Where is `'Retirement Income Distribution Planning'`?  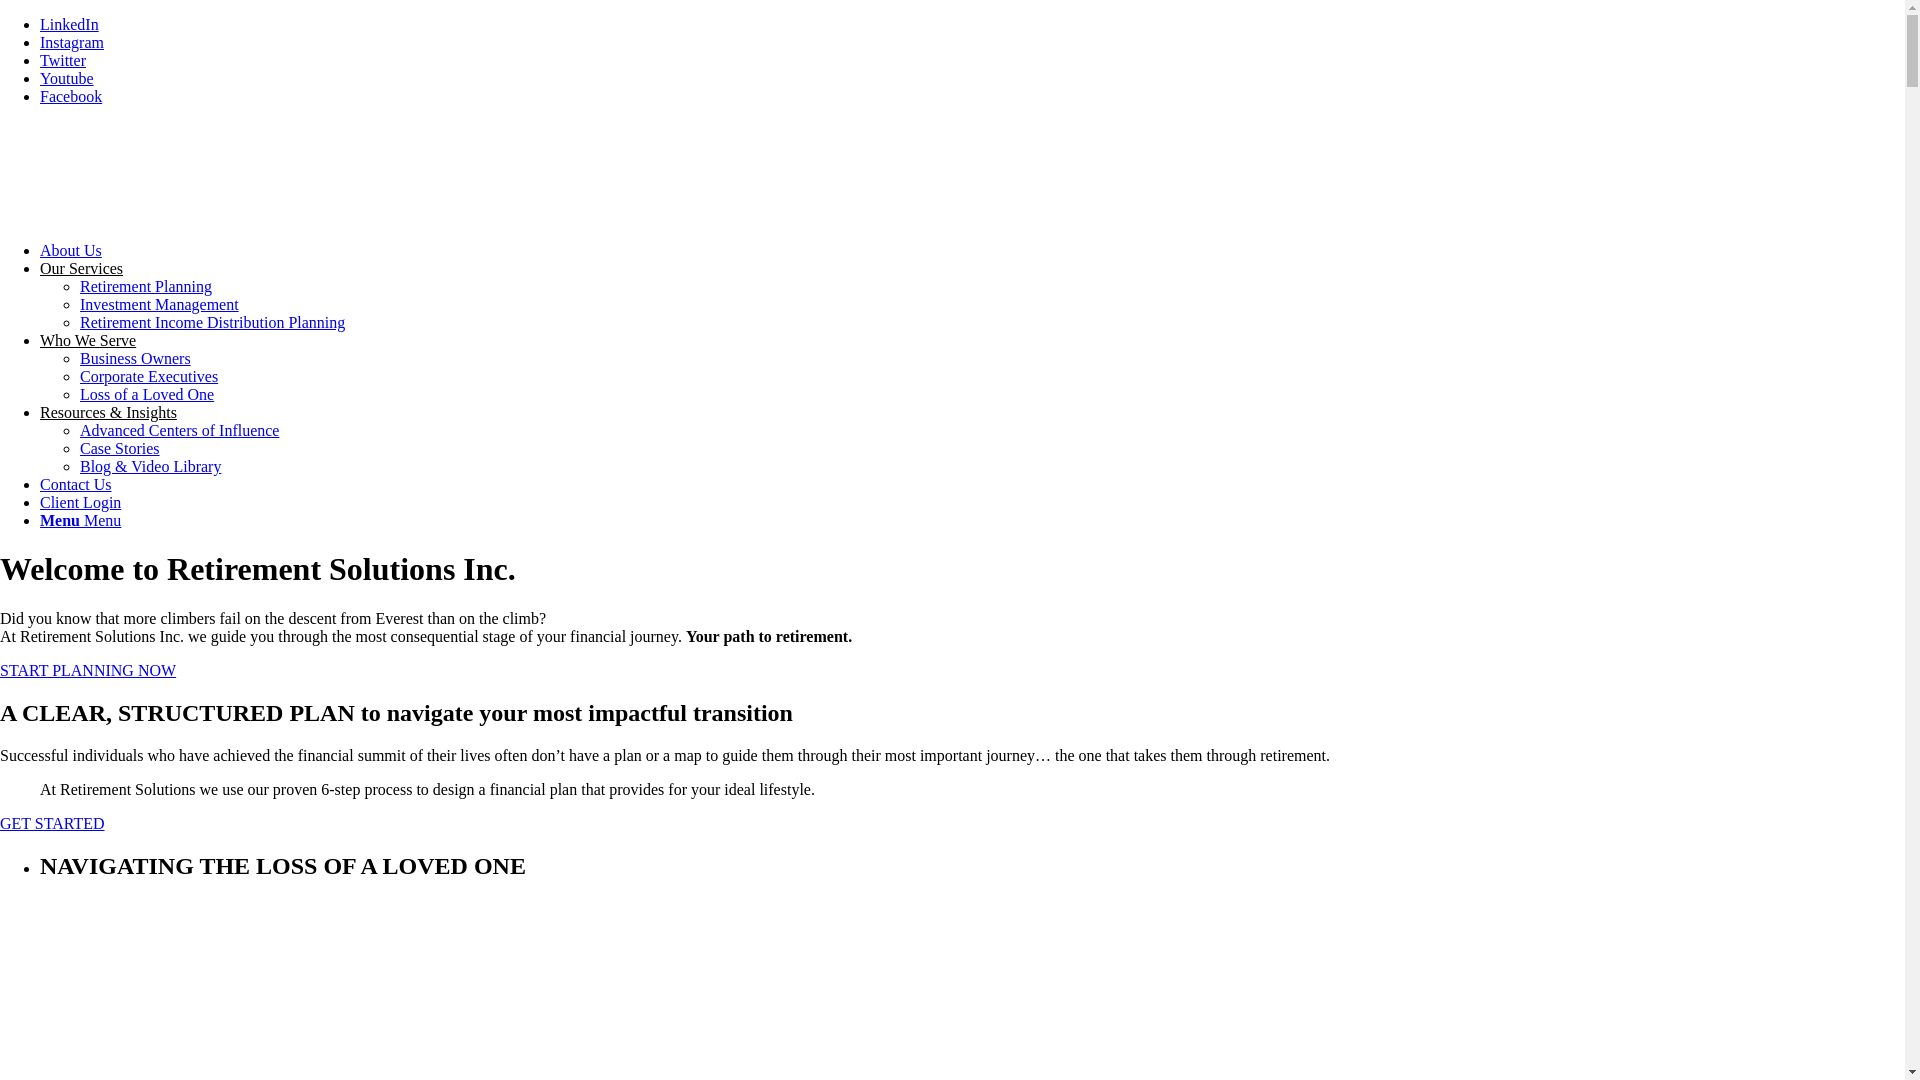 'Retirement Income Distribution Planning' is located at coordinates (80, 321).